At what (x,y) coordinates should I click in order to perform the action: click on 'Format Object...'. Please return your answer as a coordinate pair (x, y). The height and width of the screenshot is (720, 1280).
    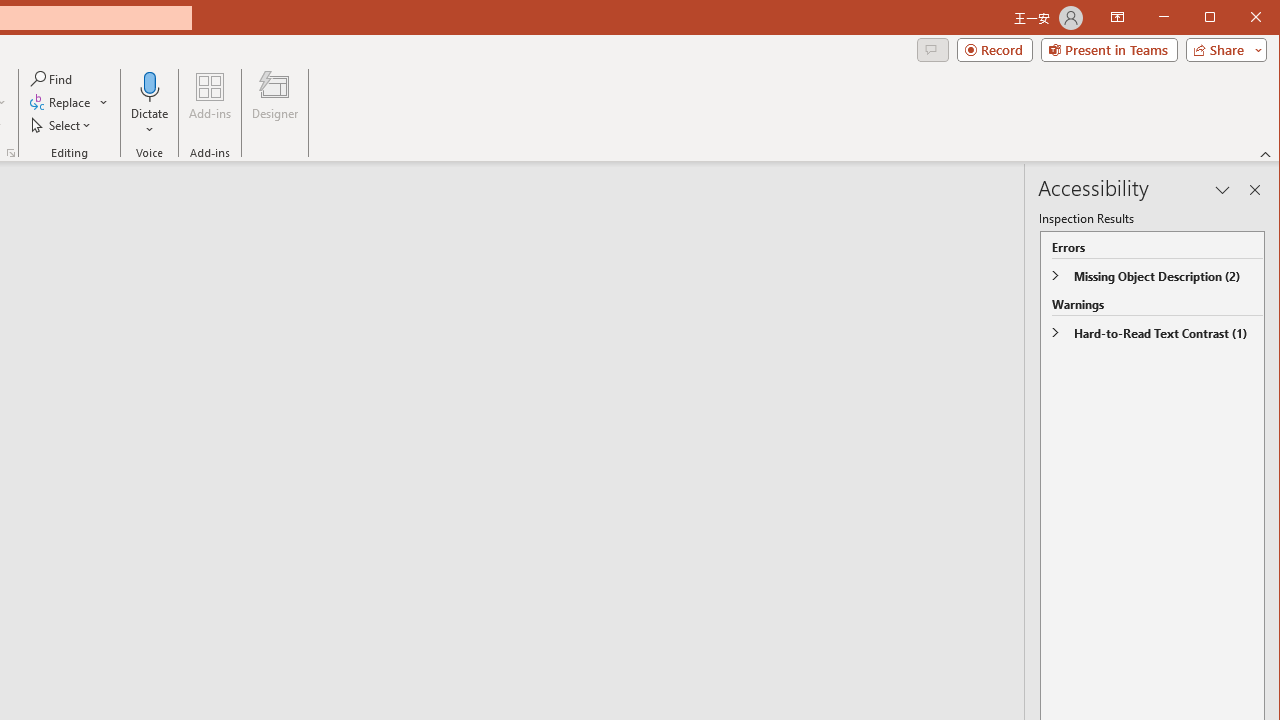
    Looking at the image, I should click on (10, 152).